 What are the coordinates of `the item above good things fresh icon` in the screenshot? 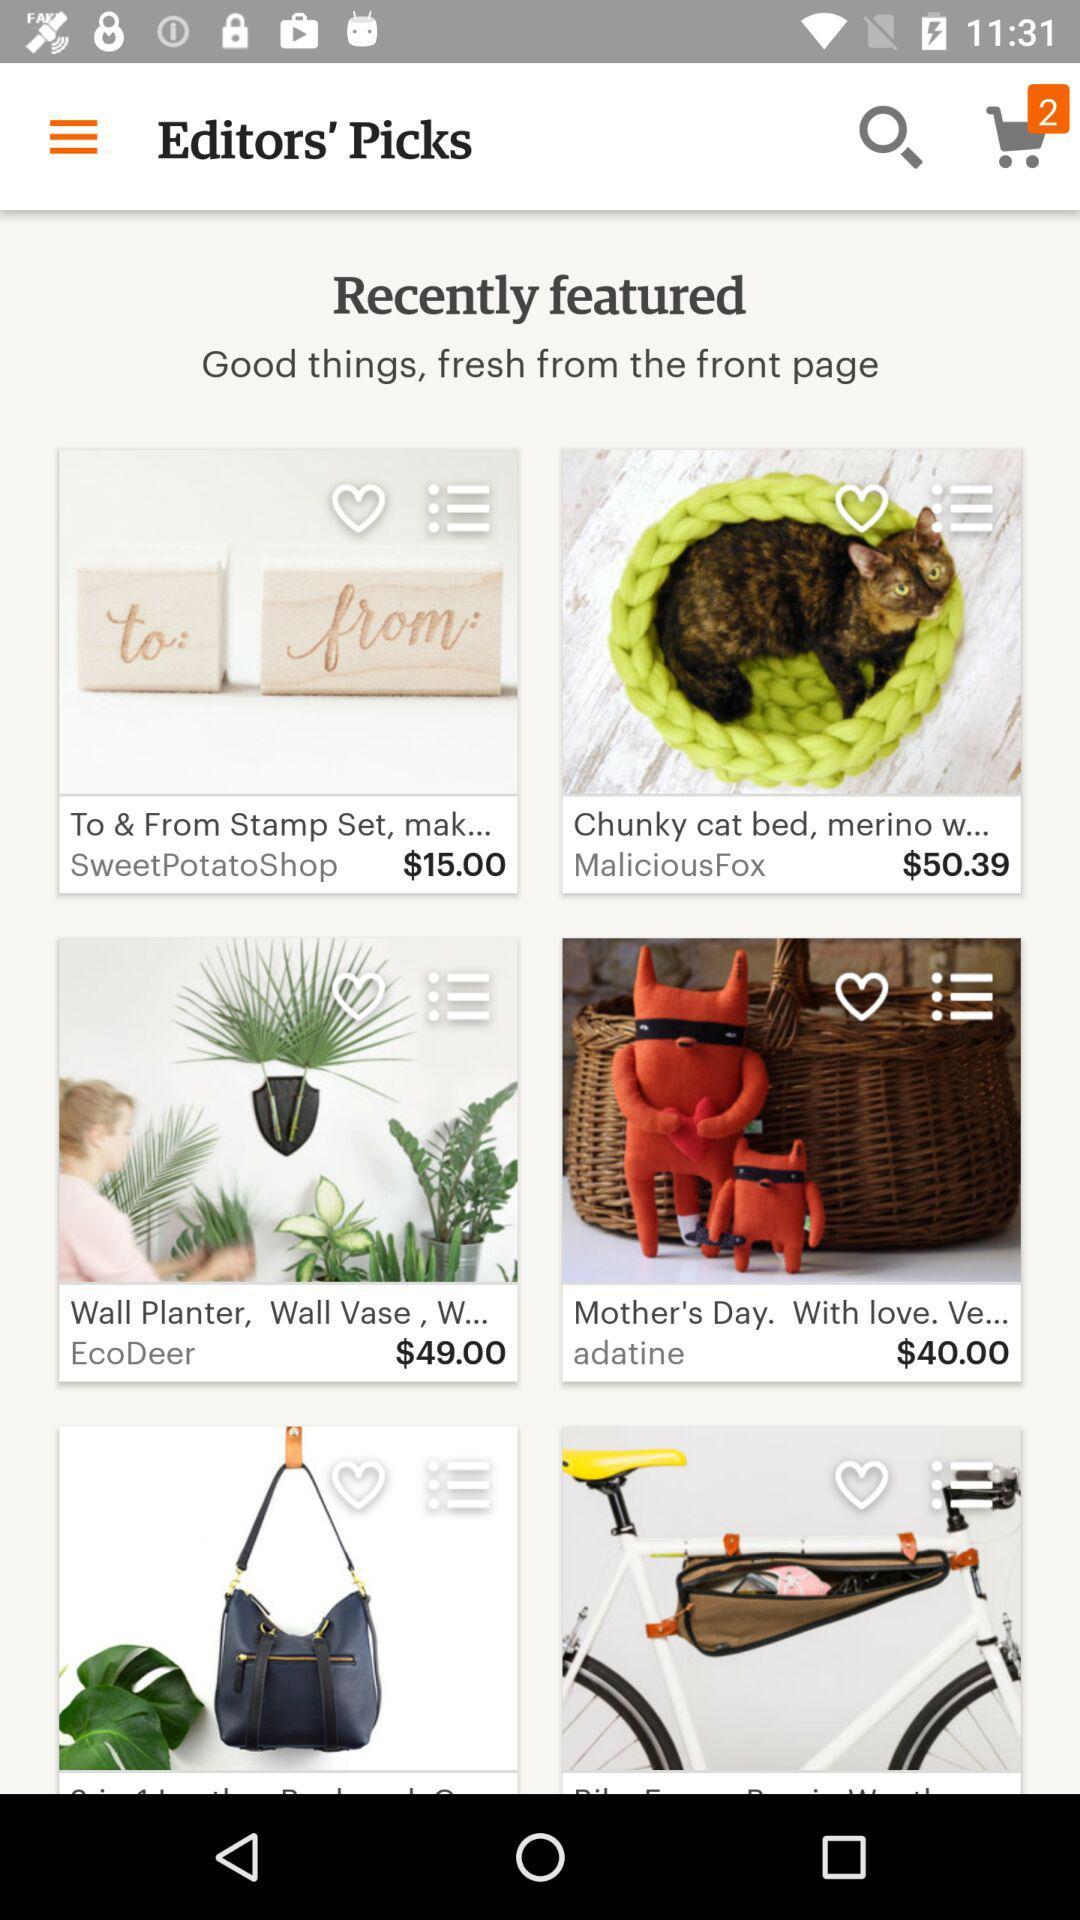 It's located at (890, 135).